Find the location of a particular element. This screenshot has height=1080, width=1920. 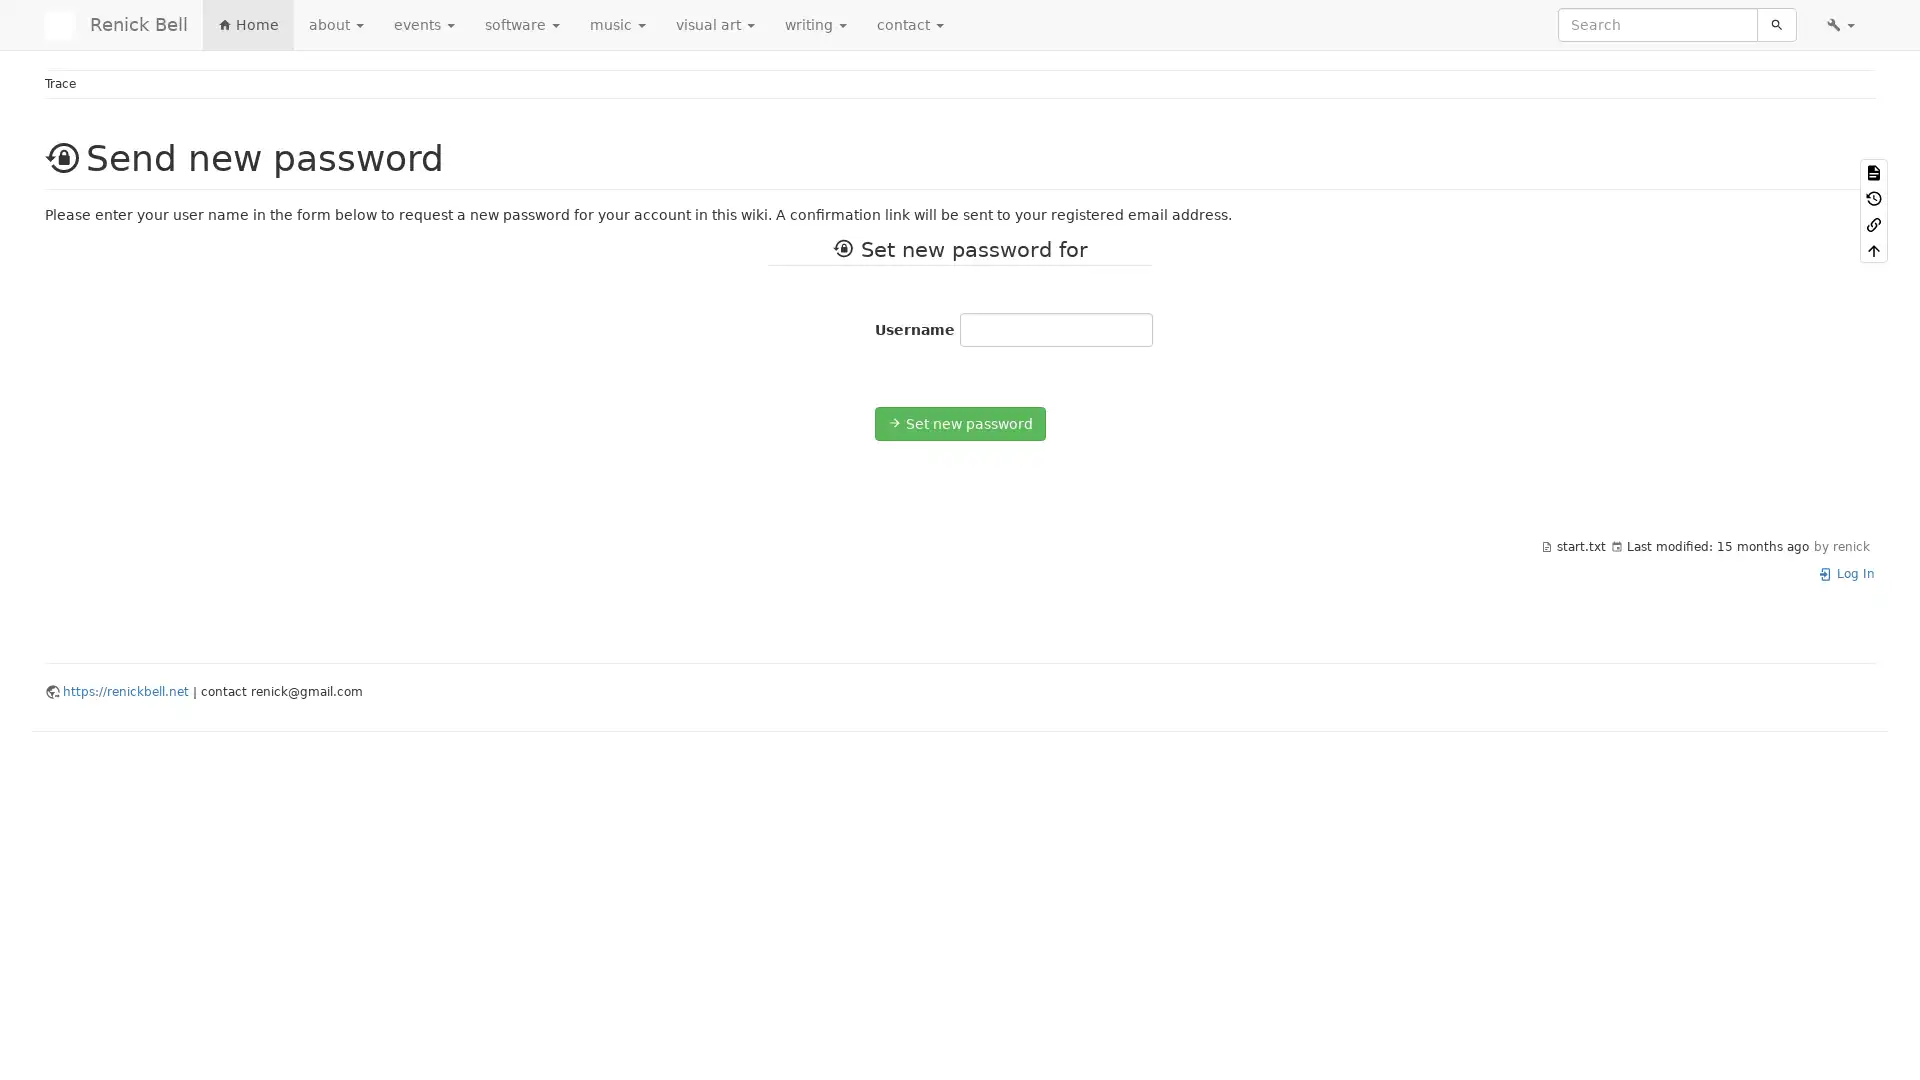

Search is located at coordinates (1776, 24).